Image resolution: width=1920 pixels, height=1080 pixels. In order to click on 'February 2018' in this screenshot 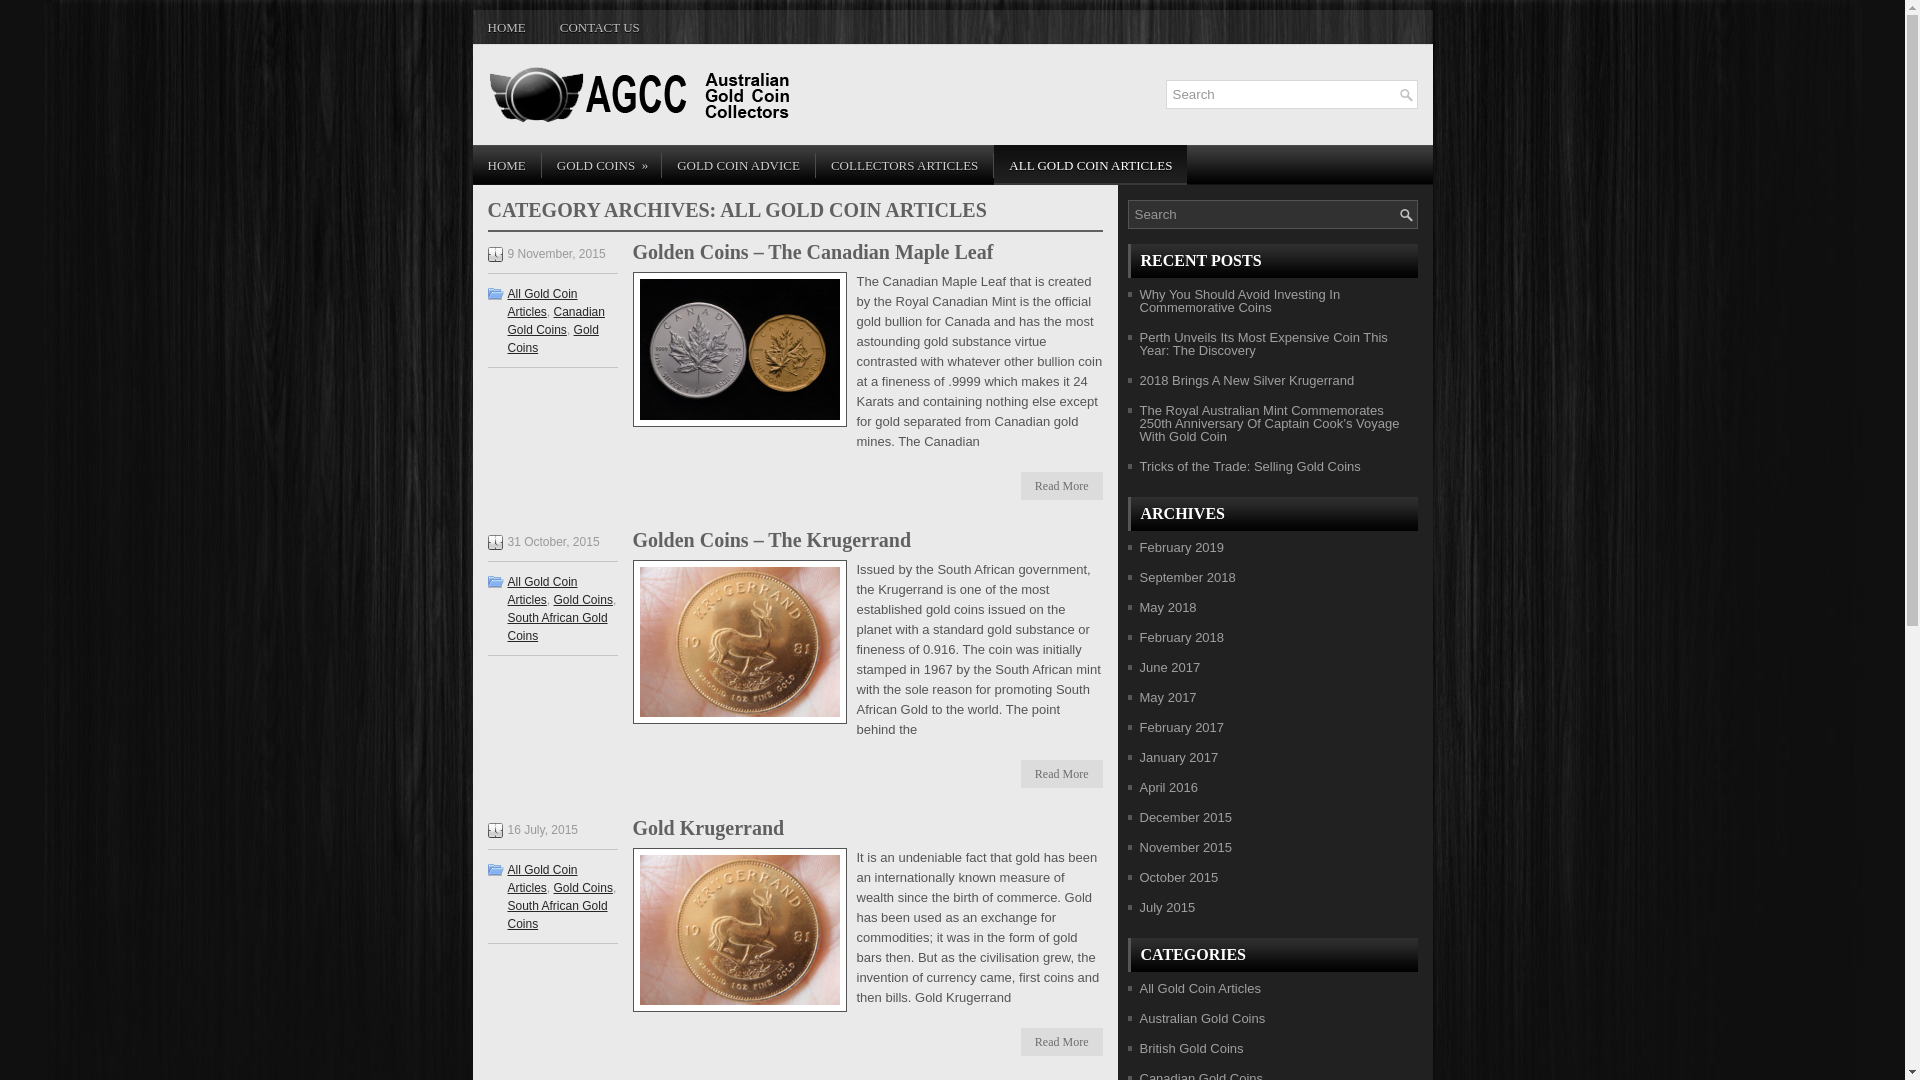, I will do `click(1182, 637)`.